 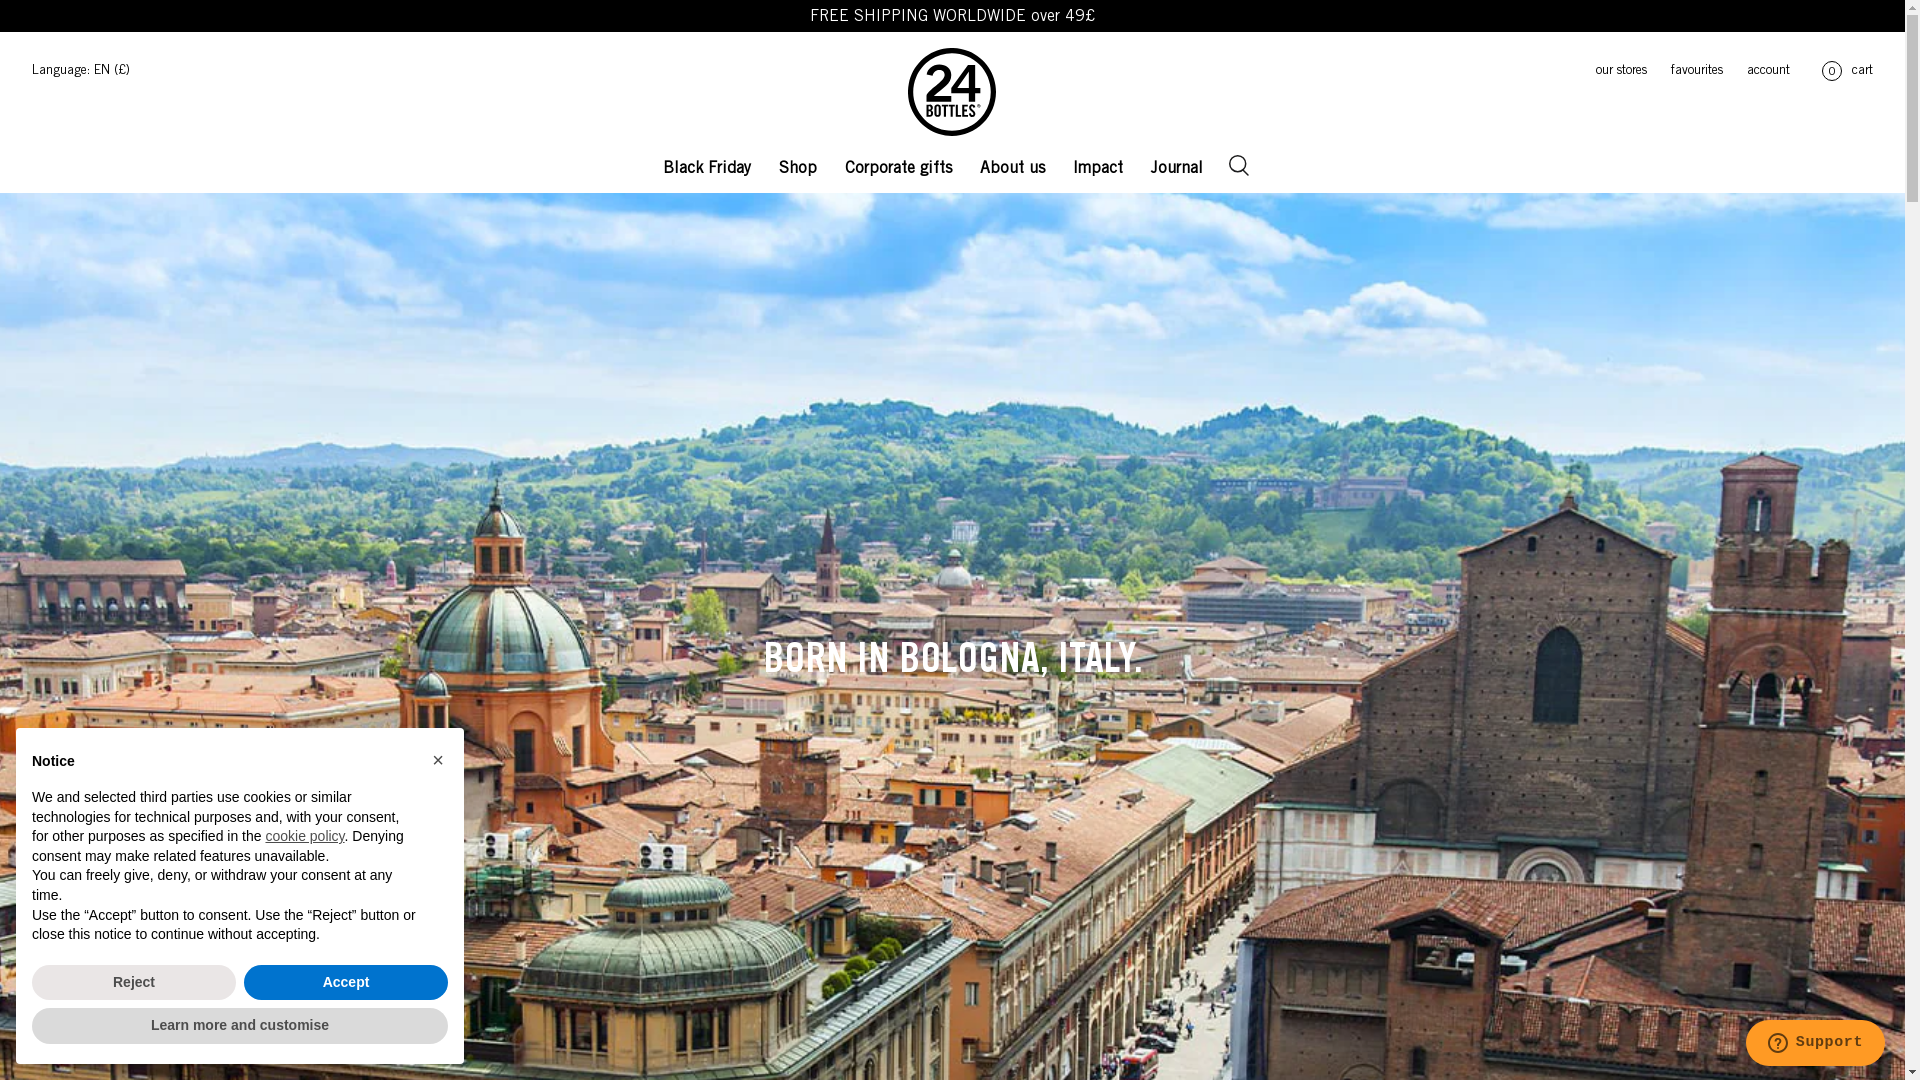 I want to click on 'About us', so click(x=1012, y=163).